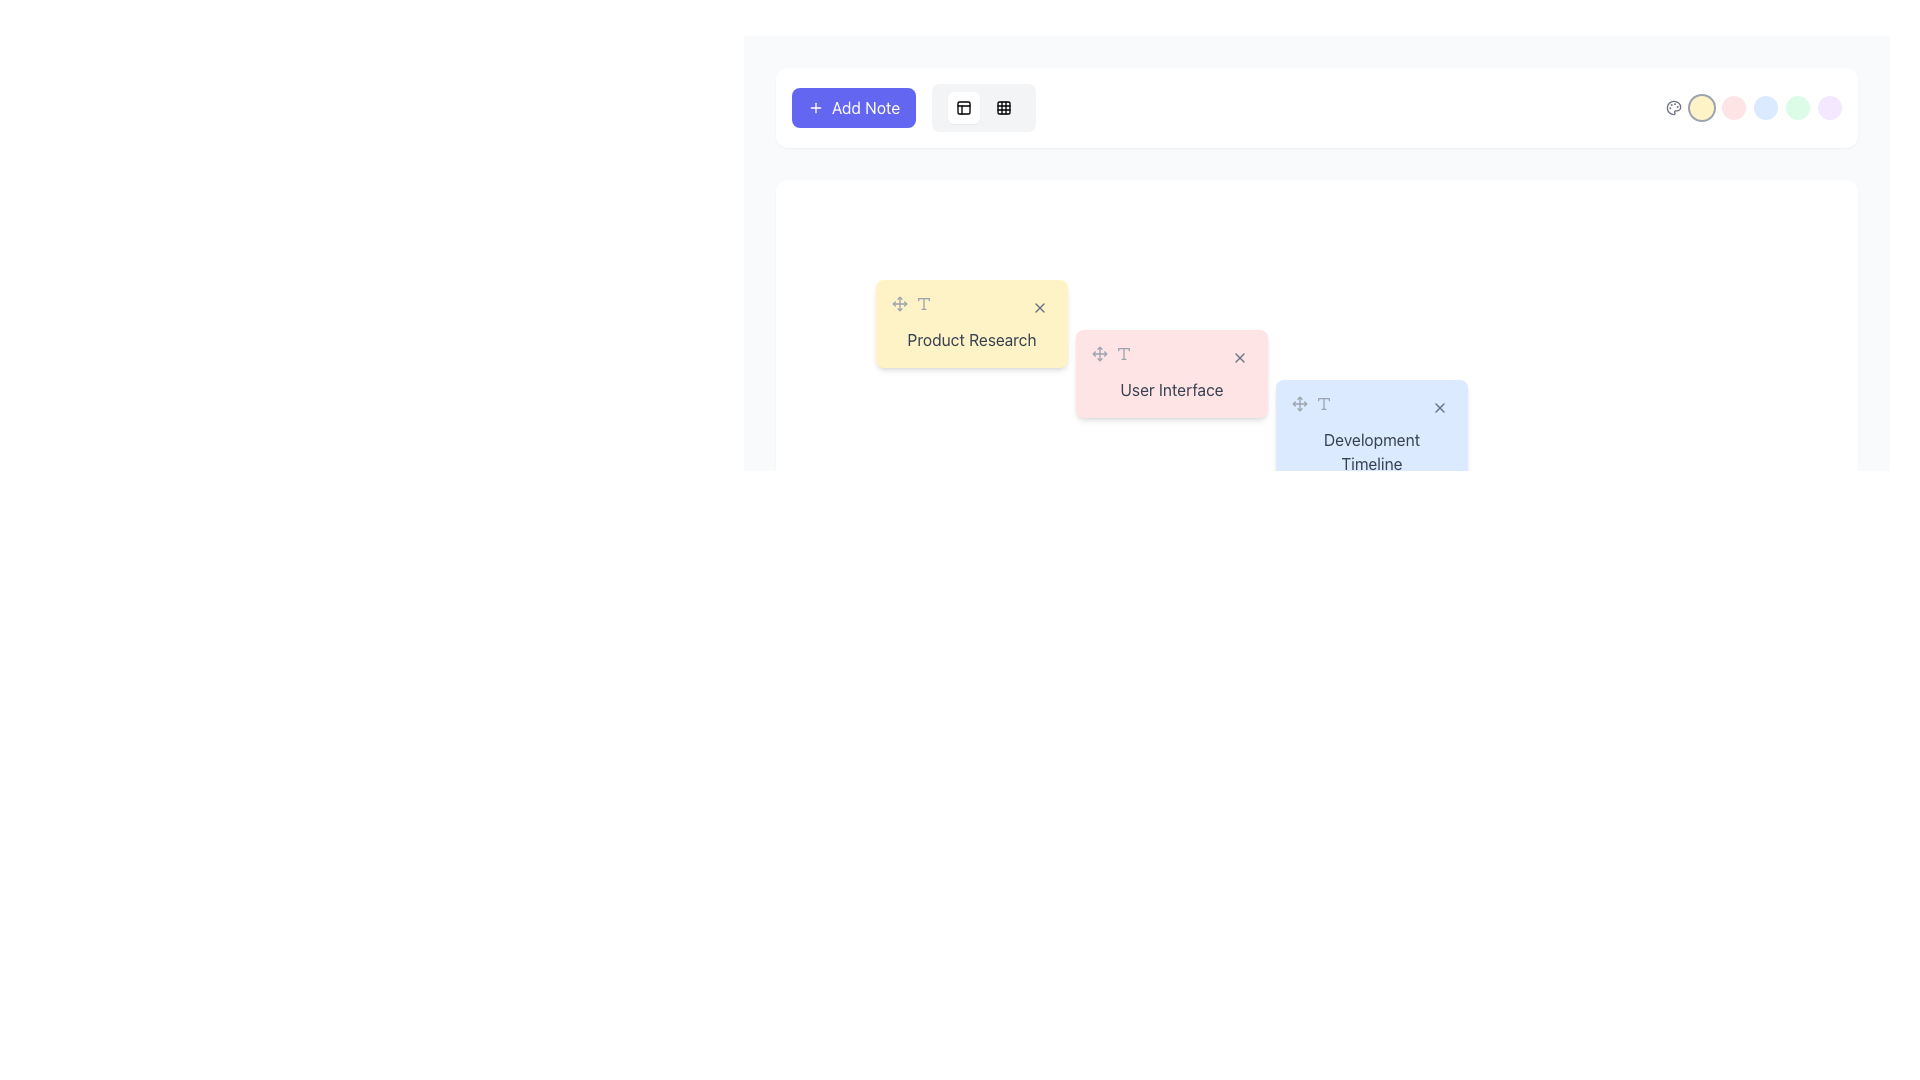  Describe the element at coordinates (866, 108) in the screenshot. I see `label text 'Add Note' located on the purple button, which is positioned at the top-left of the interface and includes a '+' icon to its left` at that location.